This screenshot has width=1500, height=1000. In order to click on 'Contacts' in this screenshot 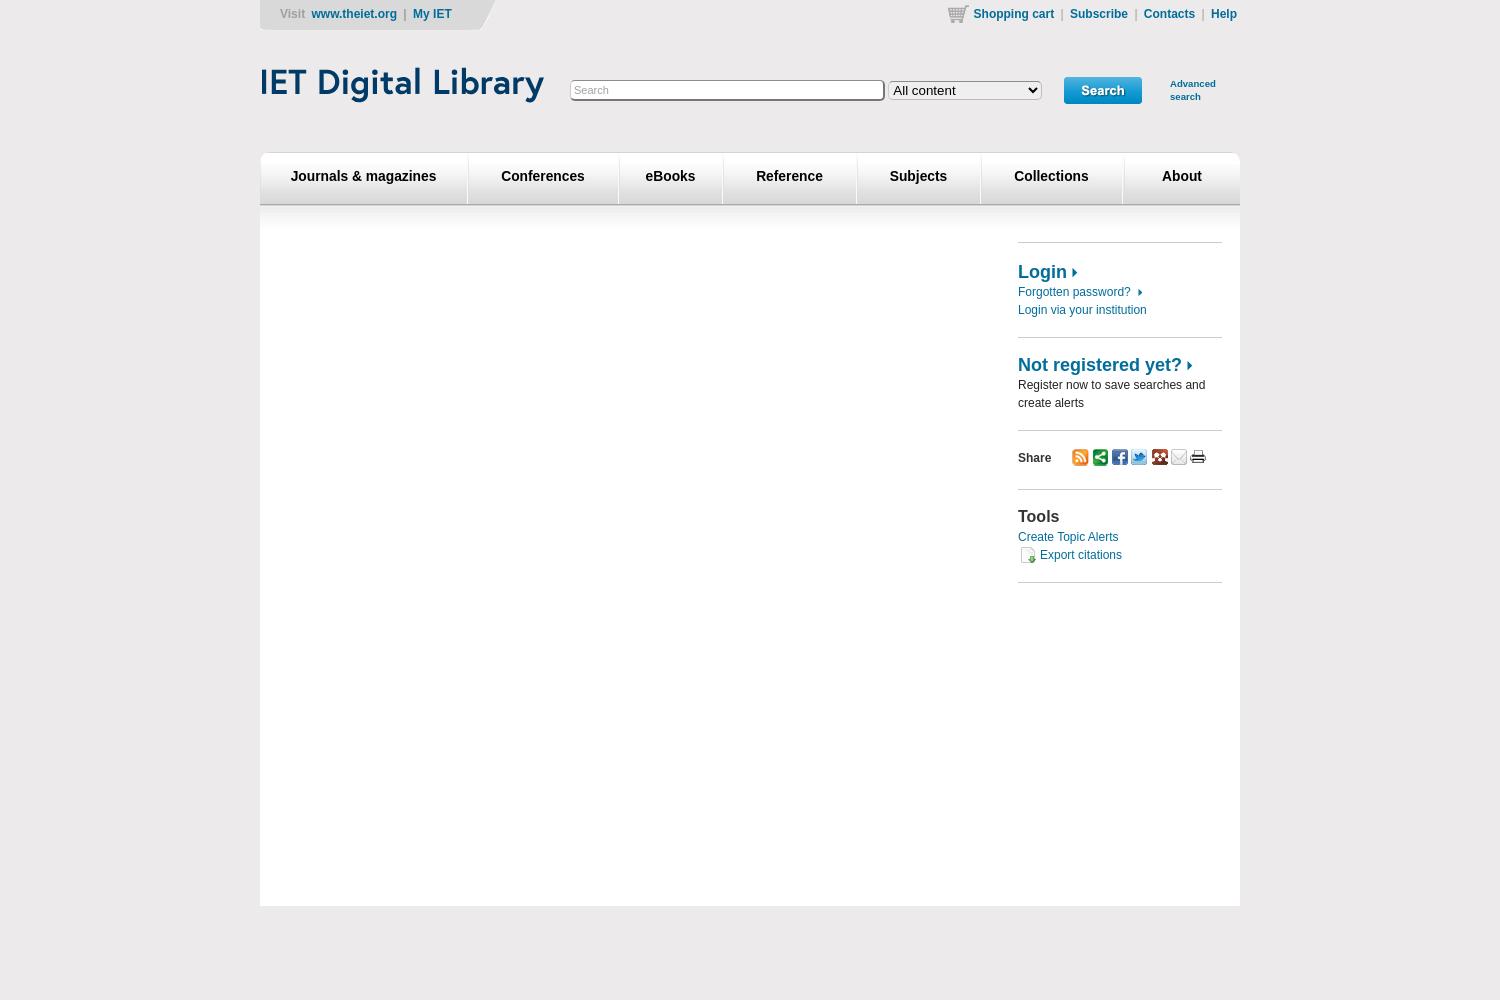, I will do `click(1168, 14)`.